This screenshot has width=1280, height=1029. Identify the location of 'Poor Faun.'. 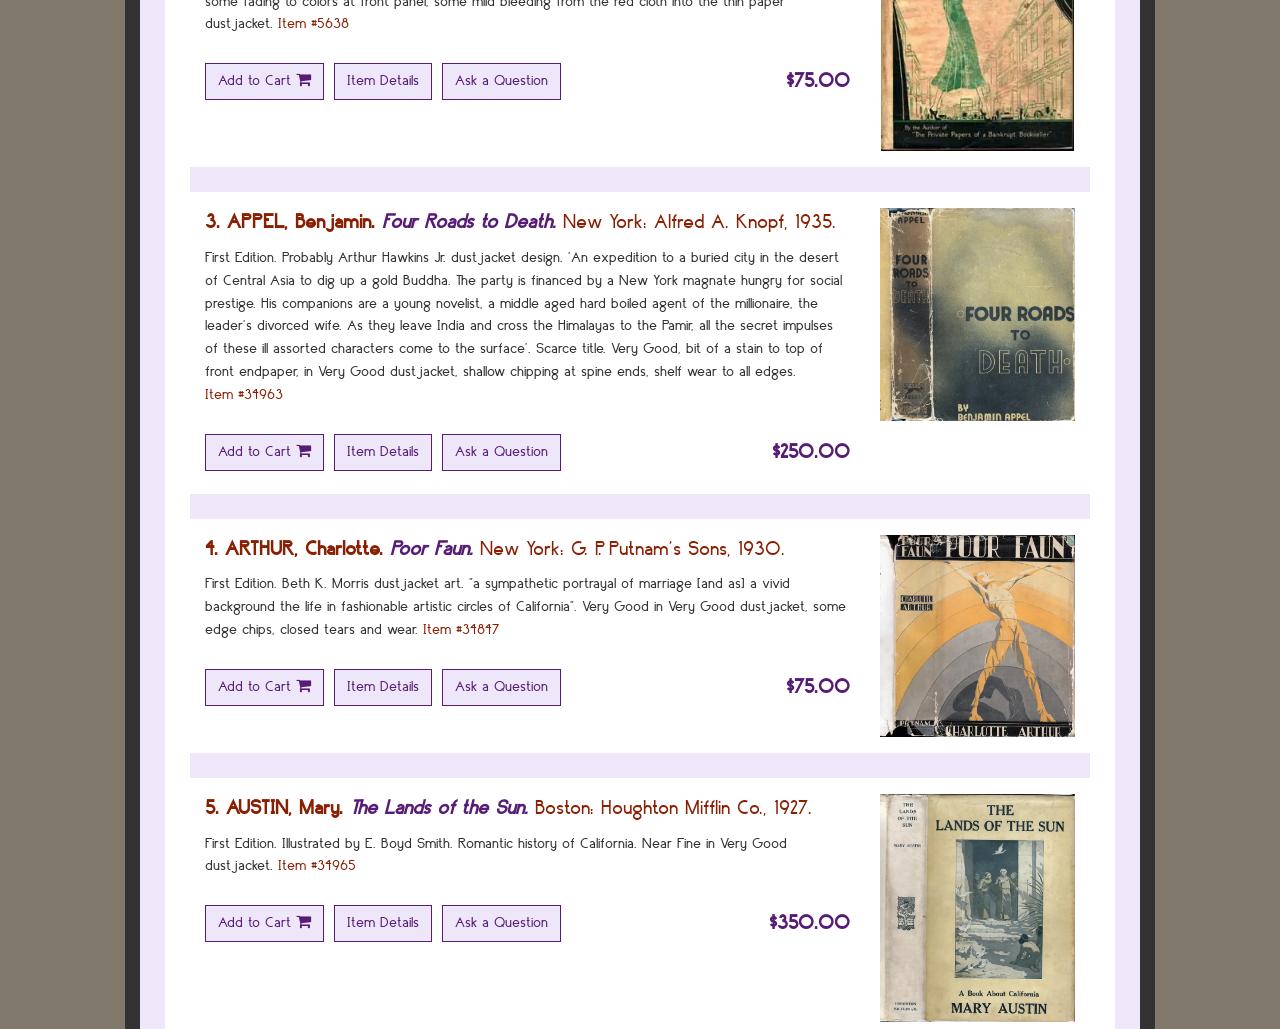
(430, 546).